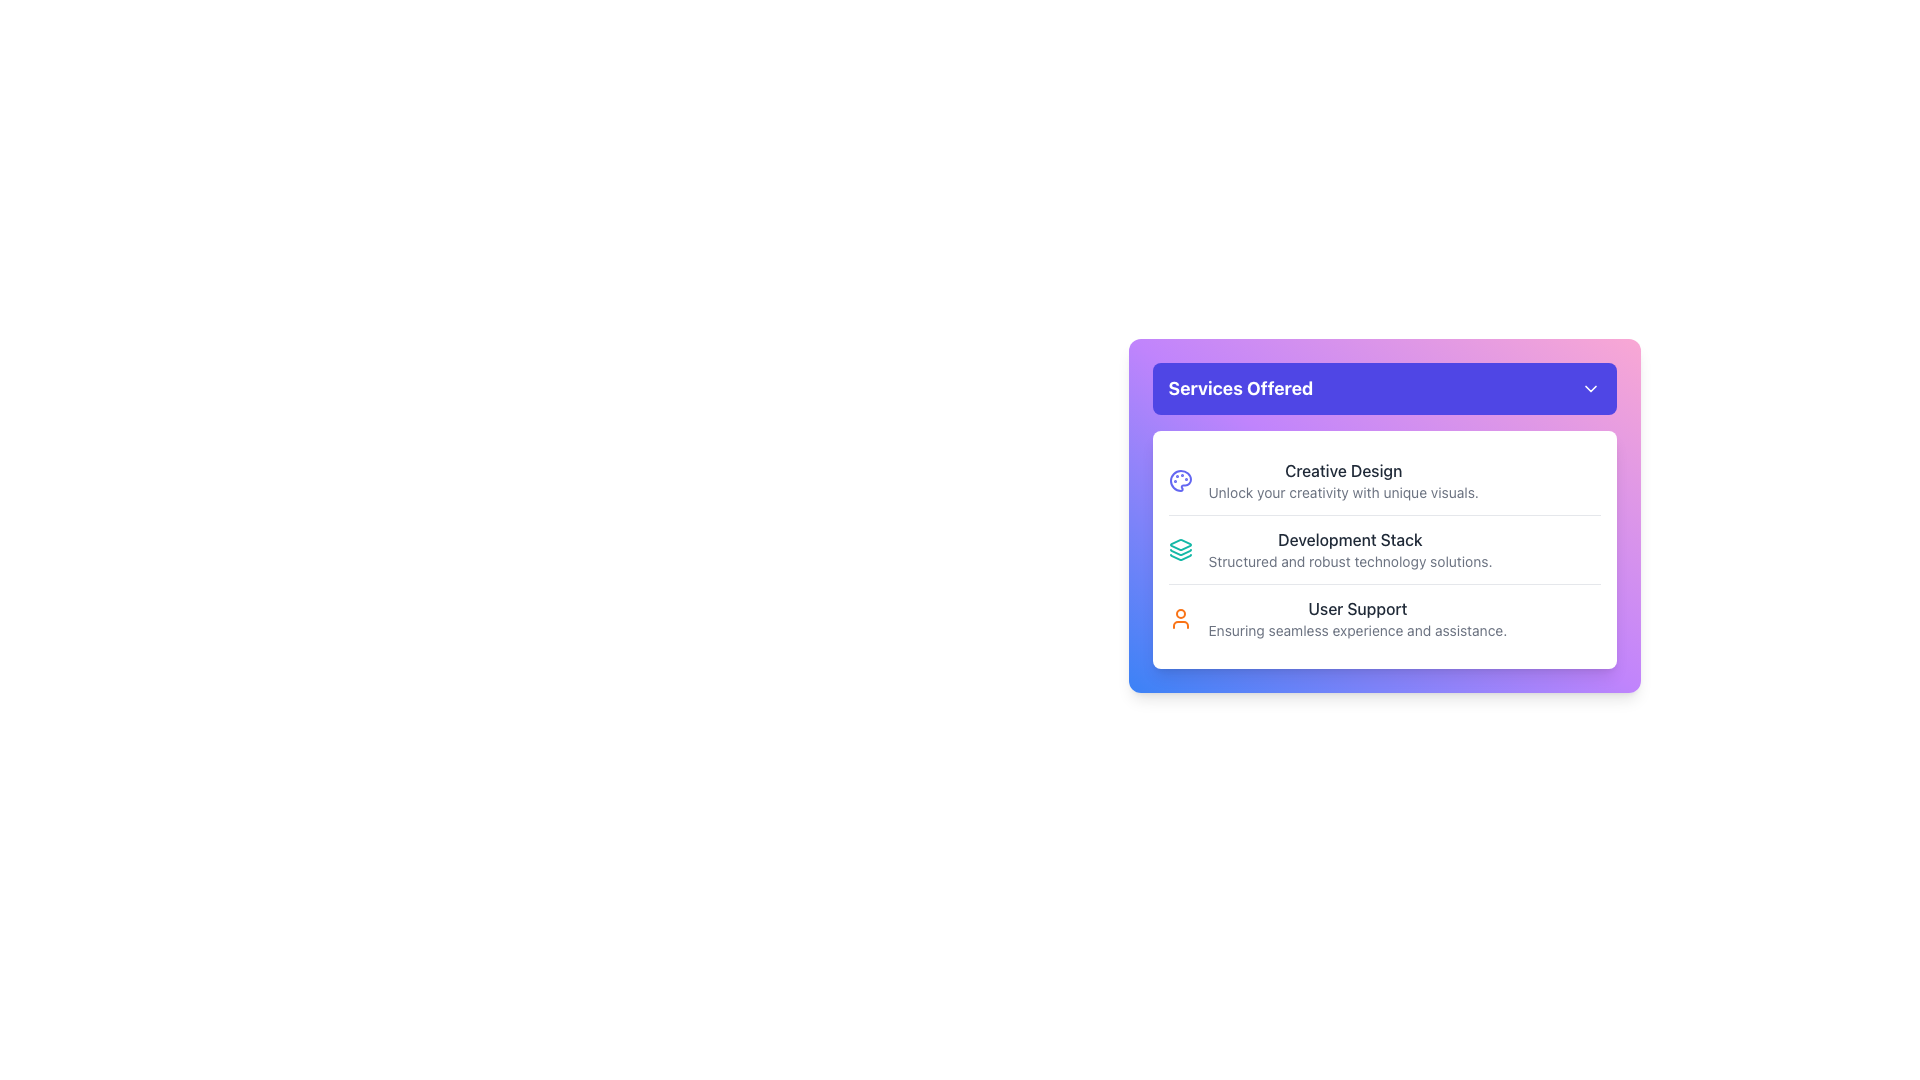 This screenshot has height=1080, width=1920. What do you see at coordinates (1350, 550) in the screenshot?
I see `text from the Text Block titled 'Development Stack' which is the second item under 'Services Offered', displaying a subtitle about technology solutions` at bounding box center [1350, 550].